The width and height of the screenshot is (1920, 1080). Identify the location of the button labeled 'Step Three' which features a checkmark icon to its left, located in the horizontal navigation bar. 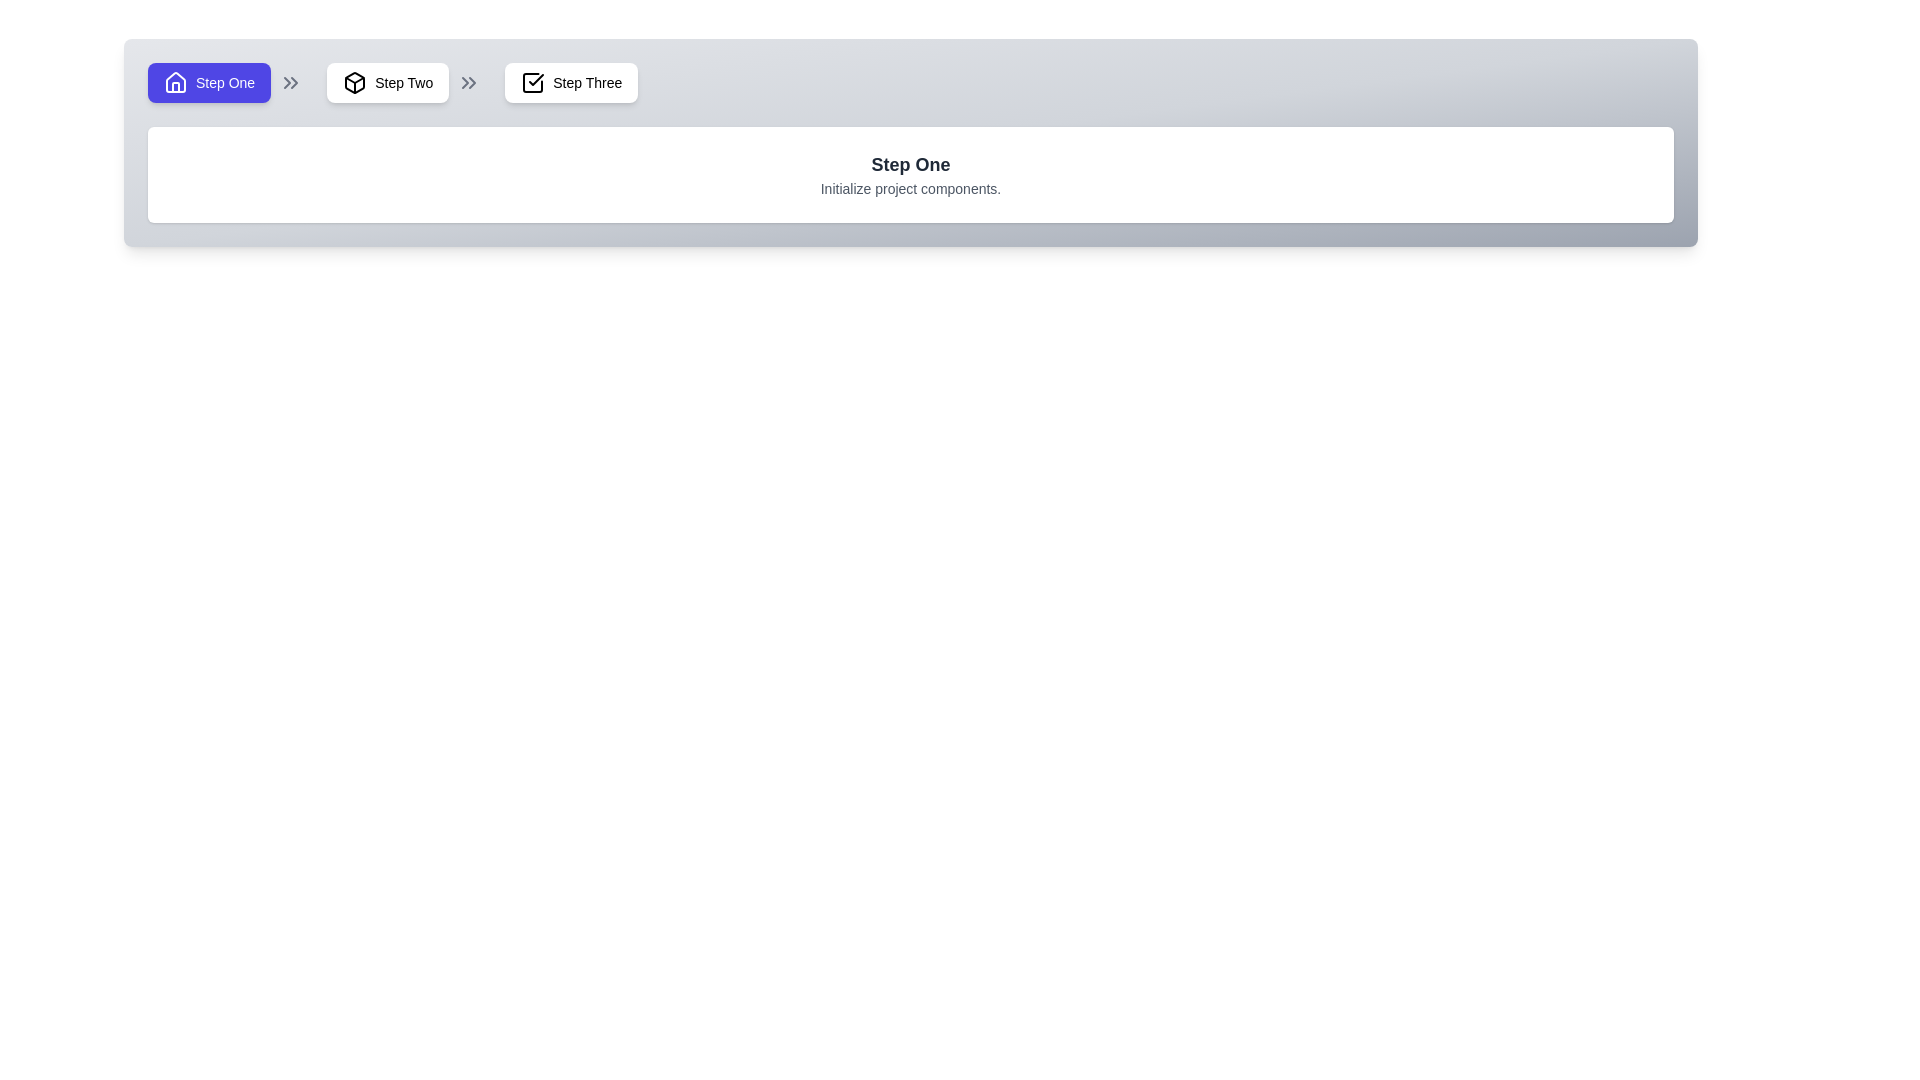
(570, 82).